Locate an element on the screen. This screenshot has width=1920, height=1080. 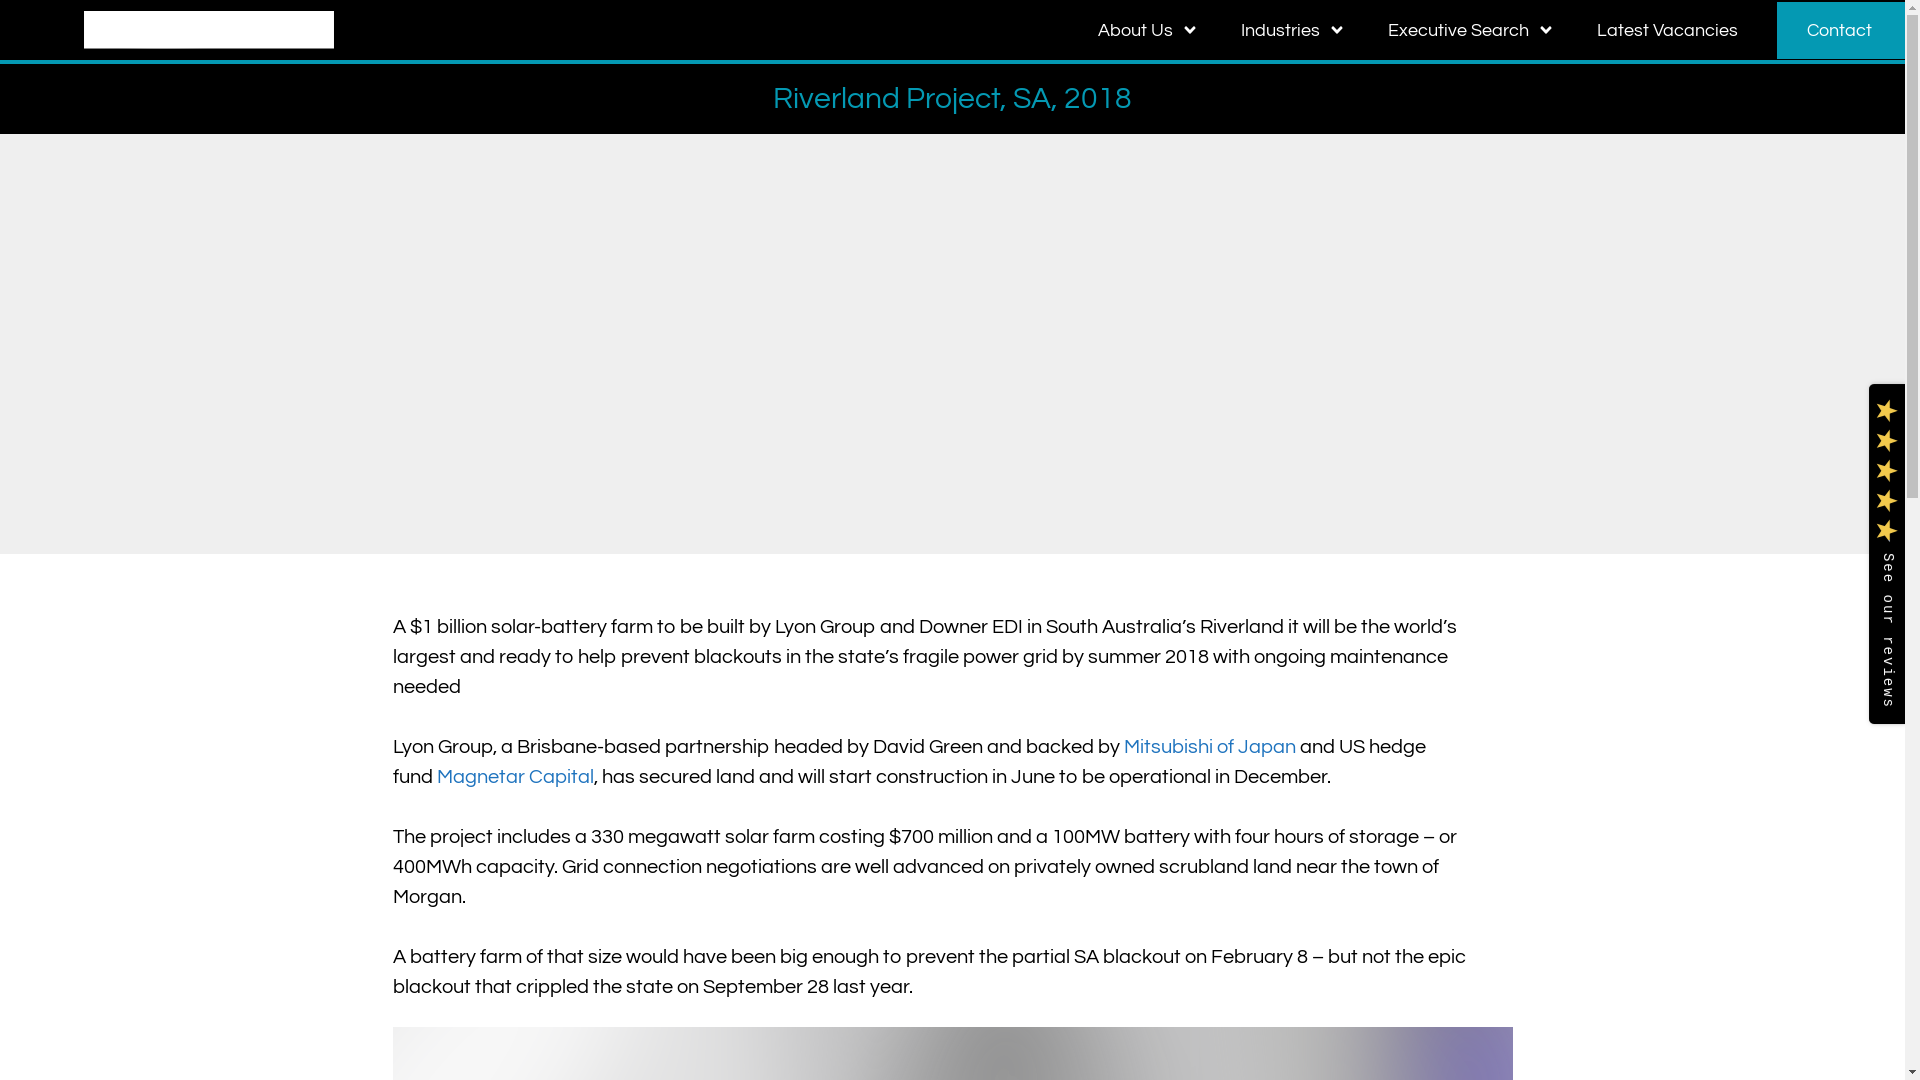
'Executive Search' is located at coordinates (1459, 29).